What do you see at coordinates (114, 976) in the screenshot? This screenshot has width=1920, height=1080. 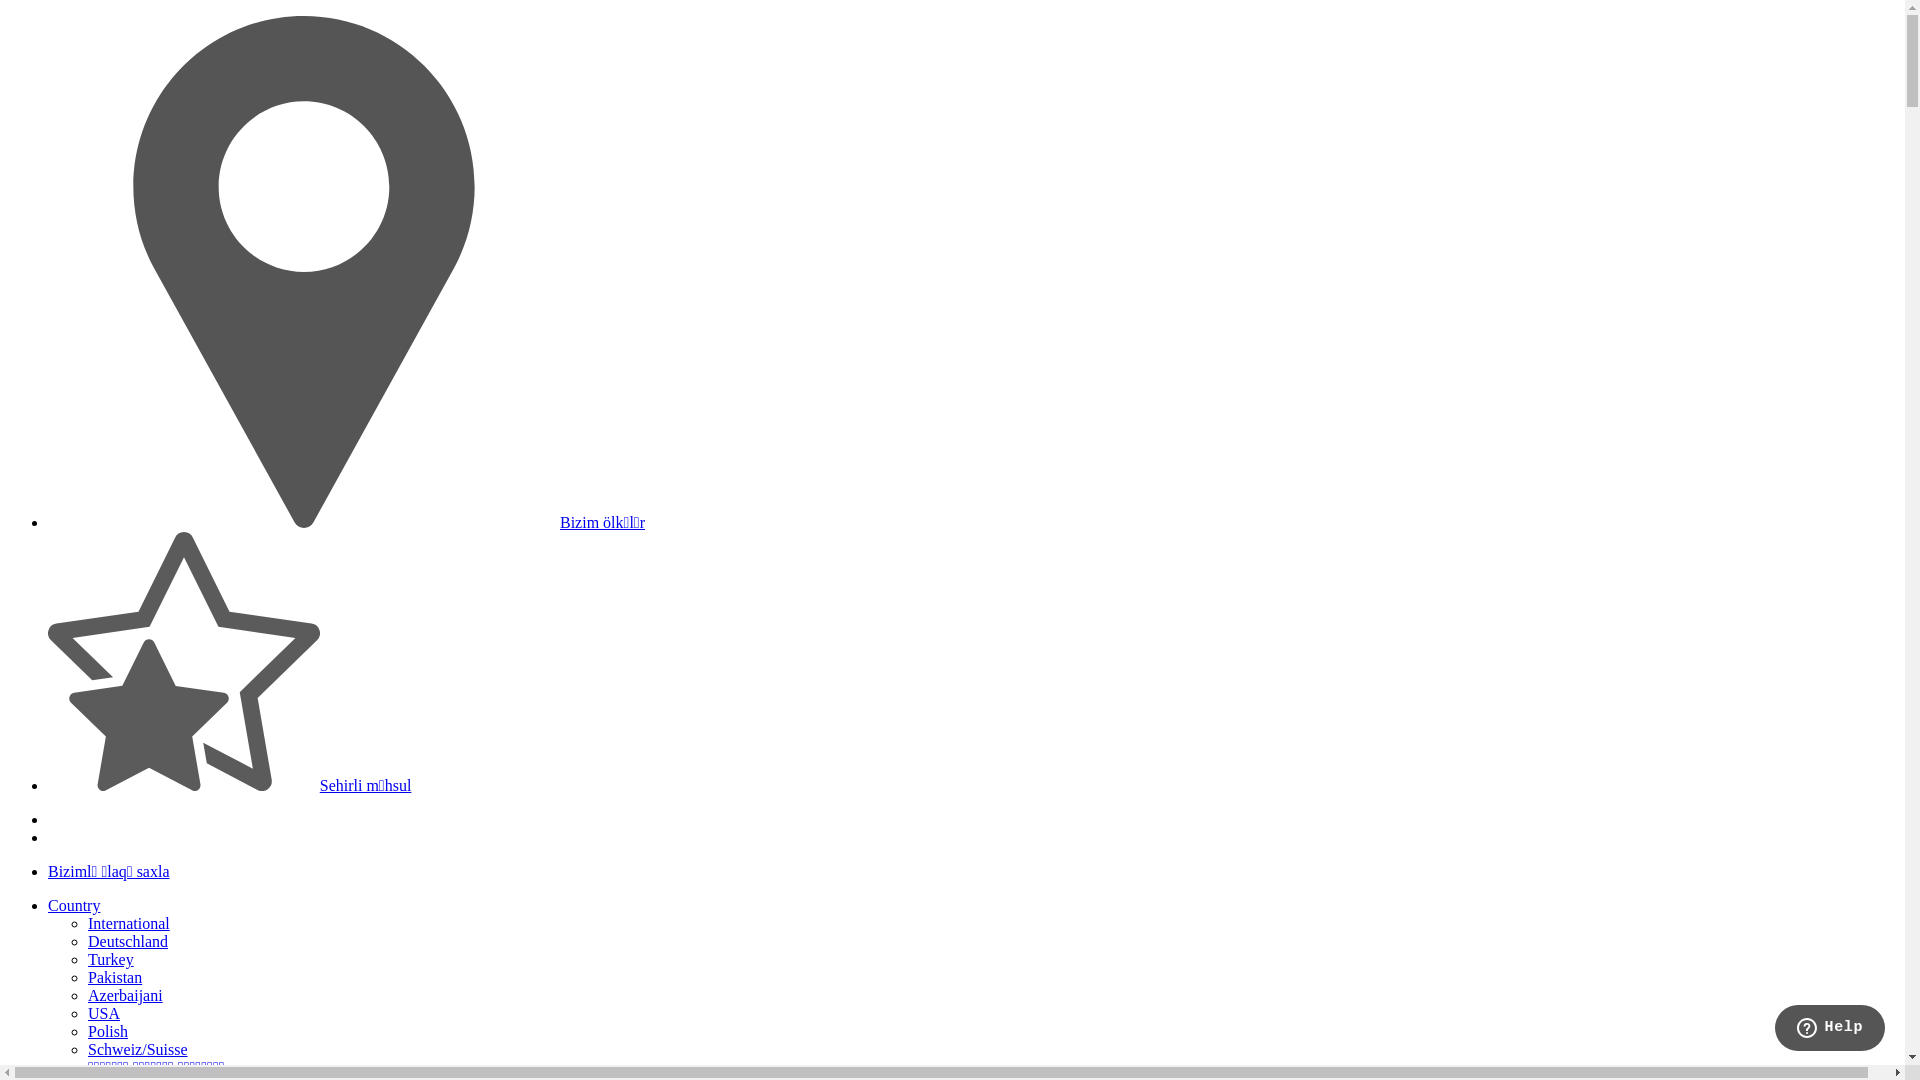 I see `'Pakistan'` at bounding box center [114, 976].